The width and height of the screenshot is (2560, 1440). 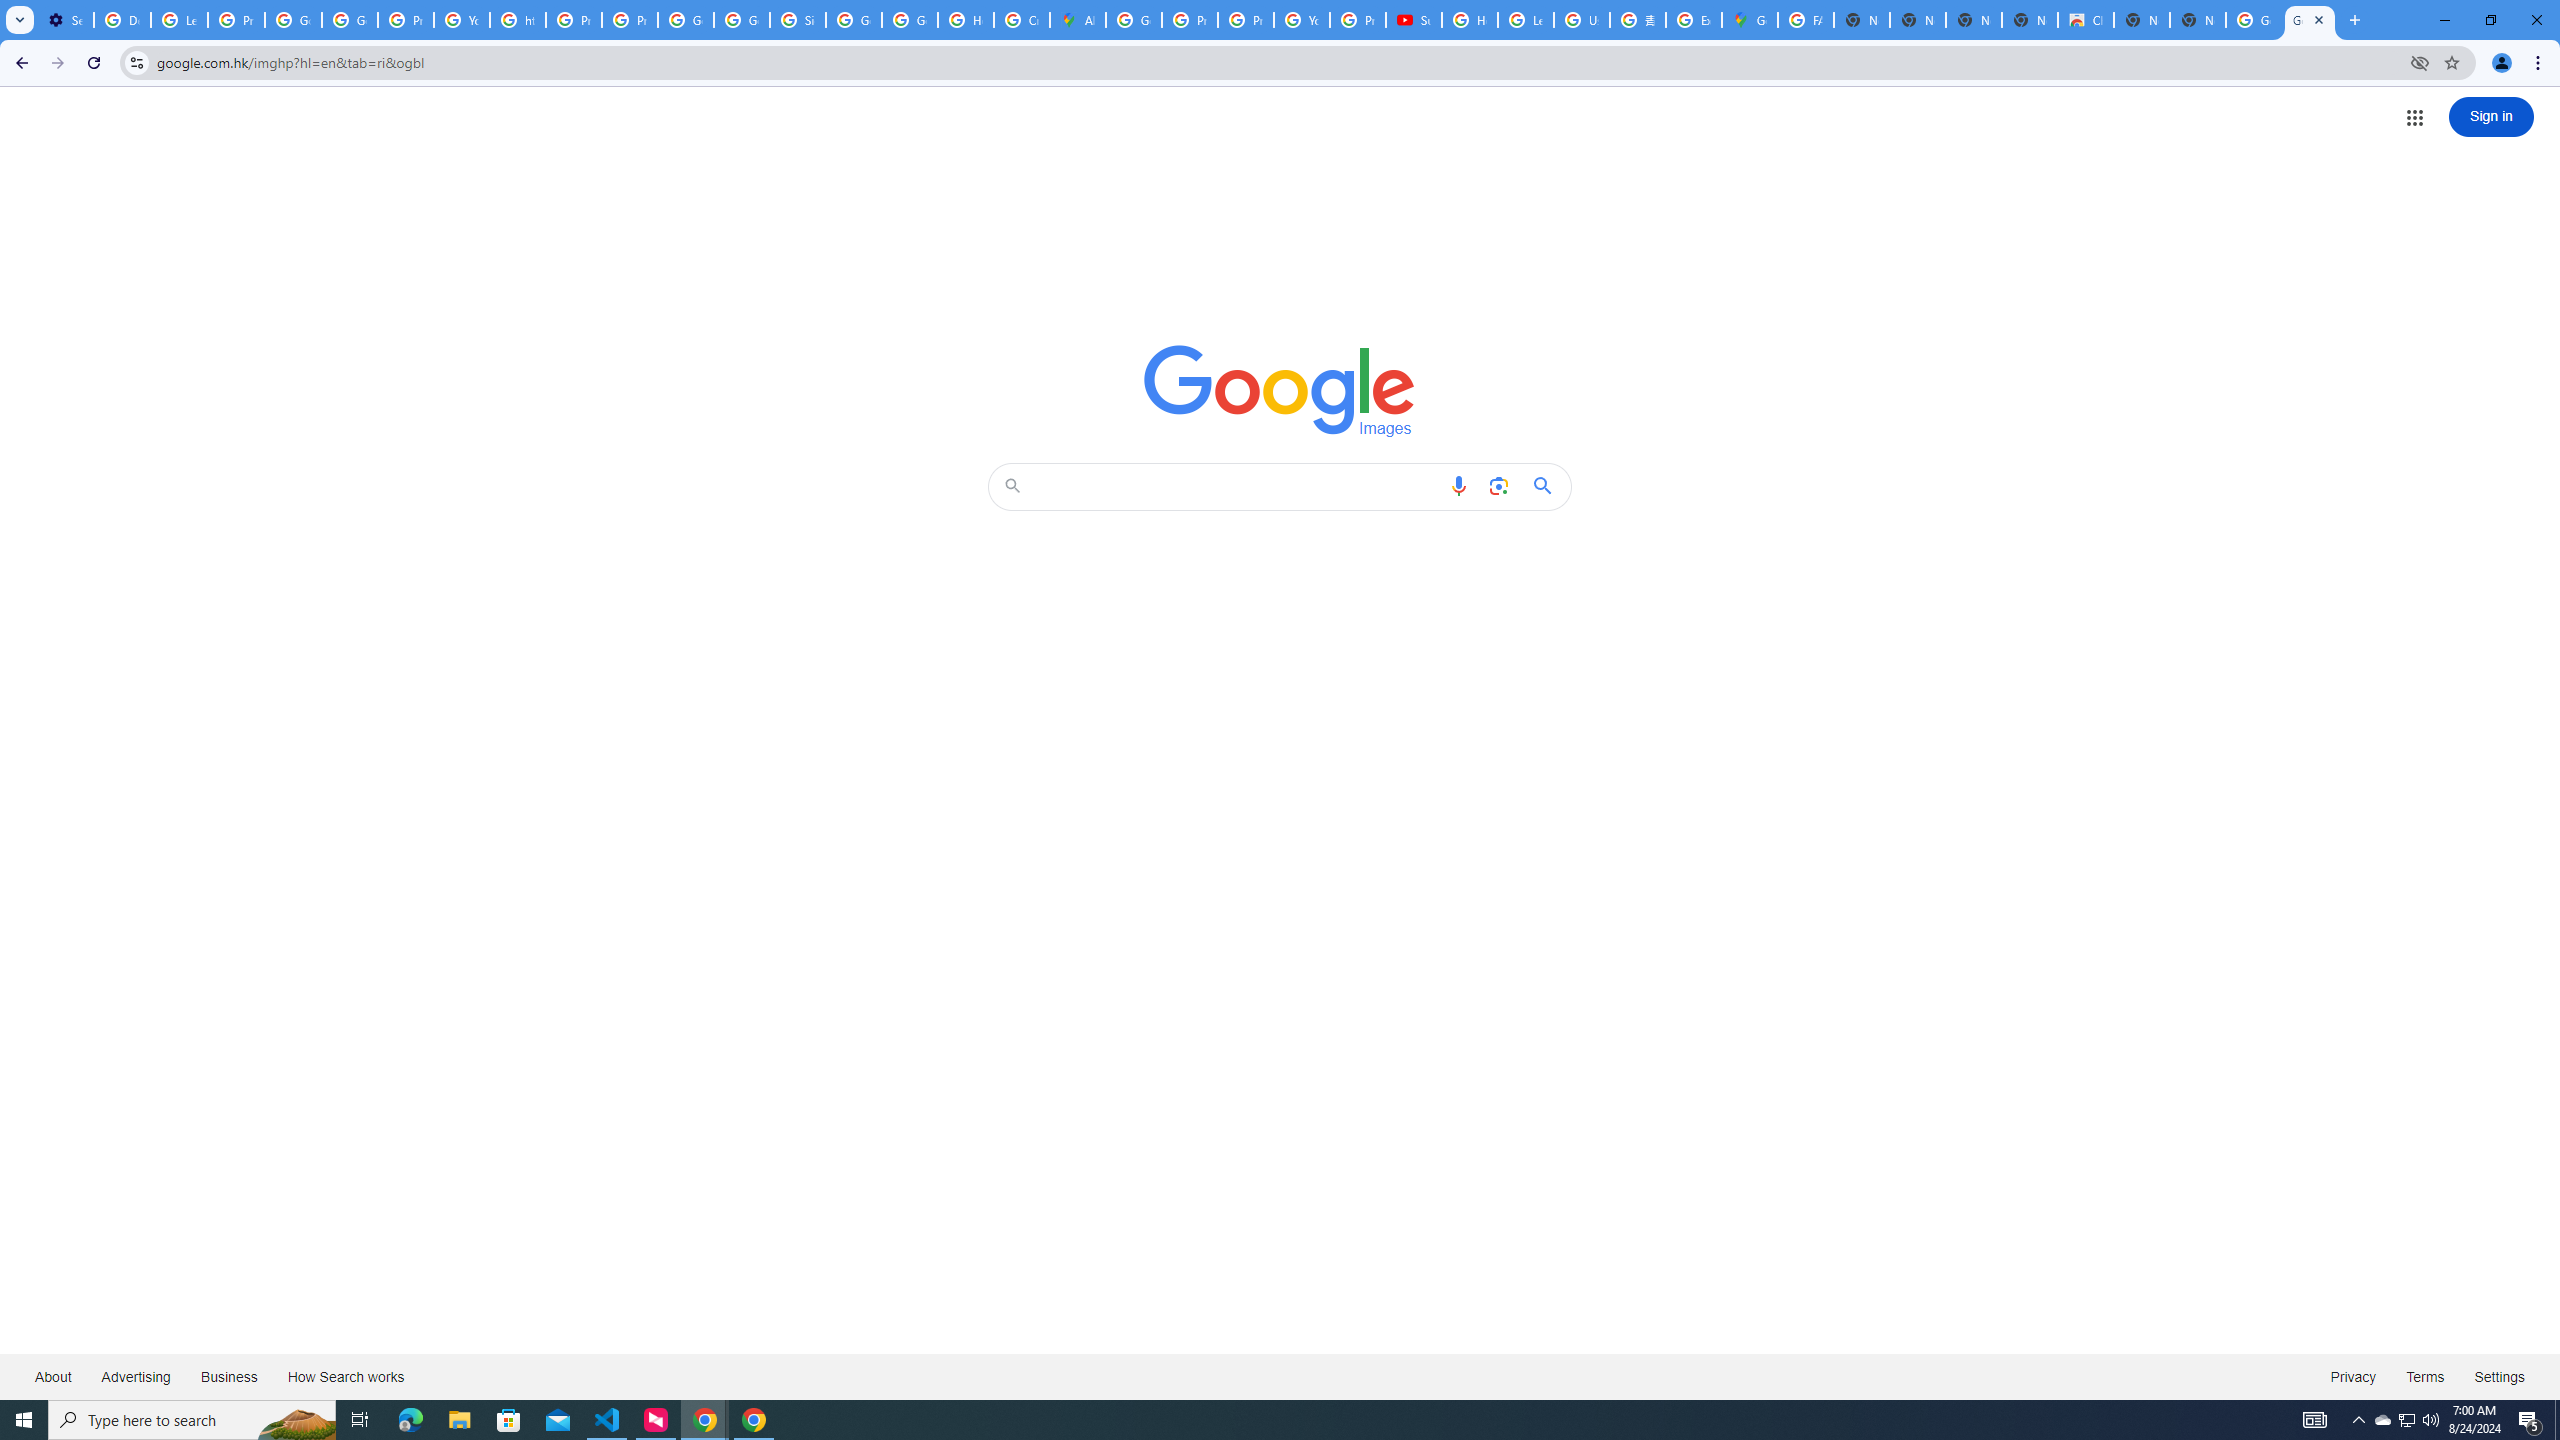 I want to click on 'Settings - On startup', so click(x=65, y=19).